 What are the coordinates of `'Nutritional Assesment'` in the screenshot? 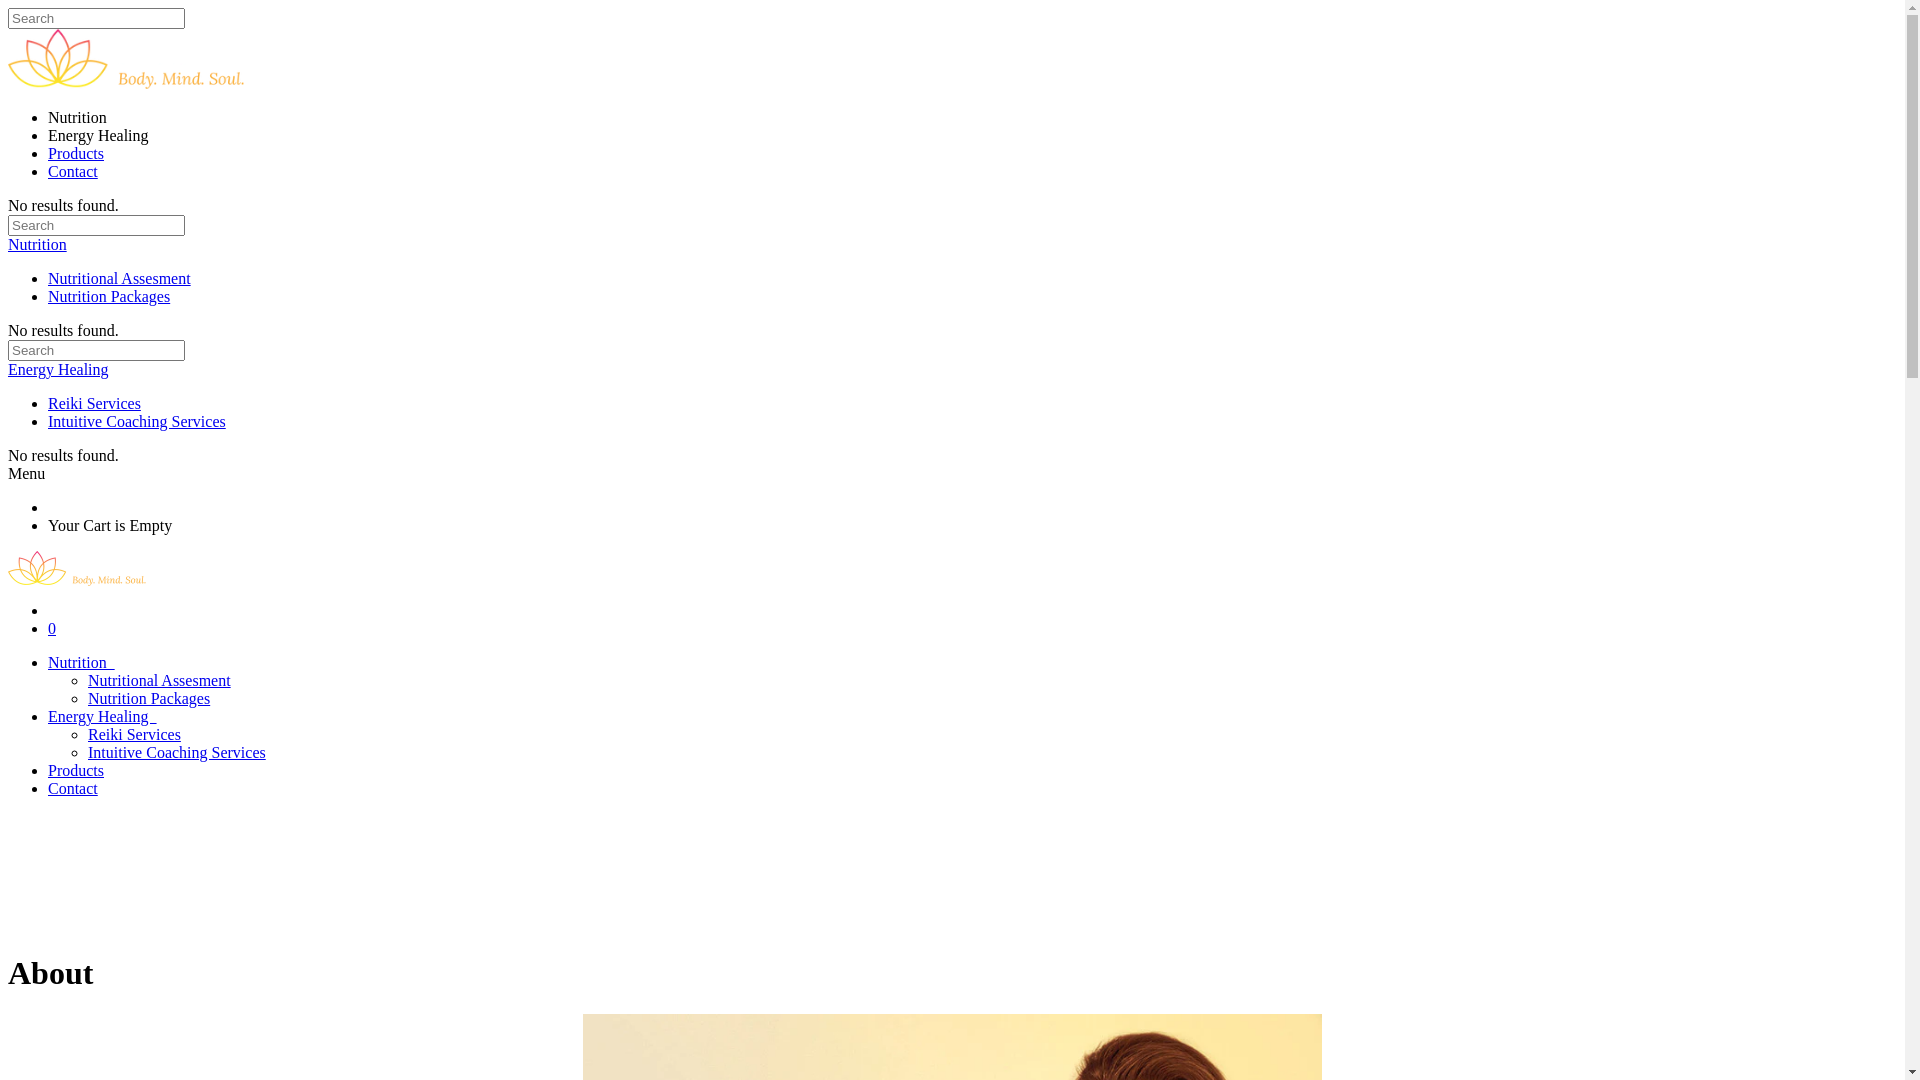 It's located at (158, 679).